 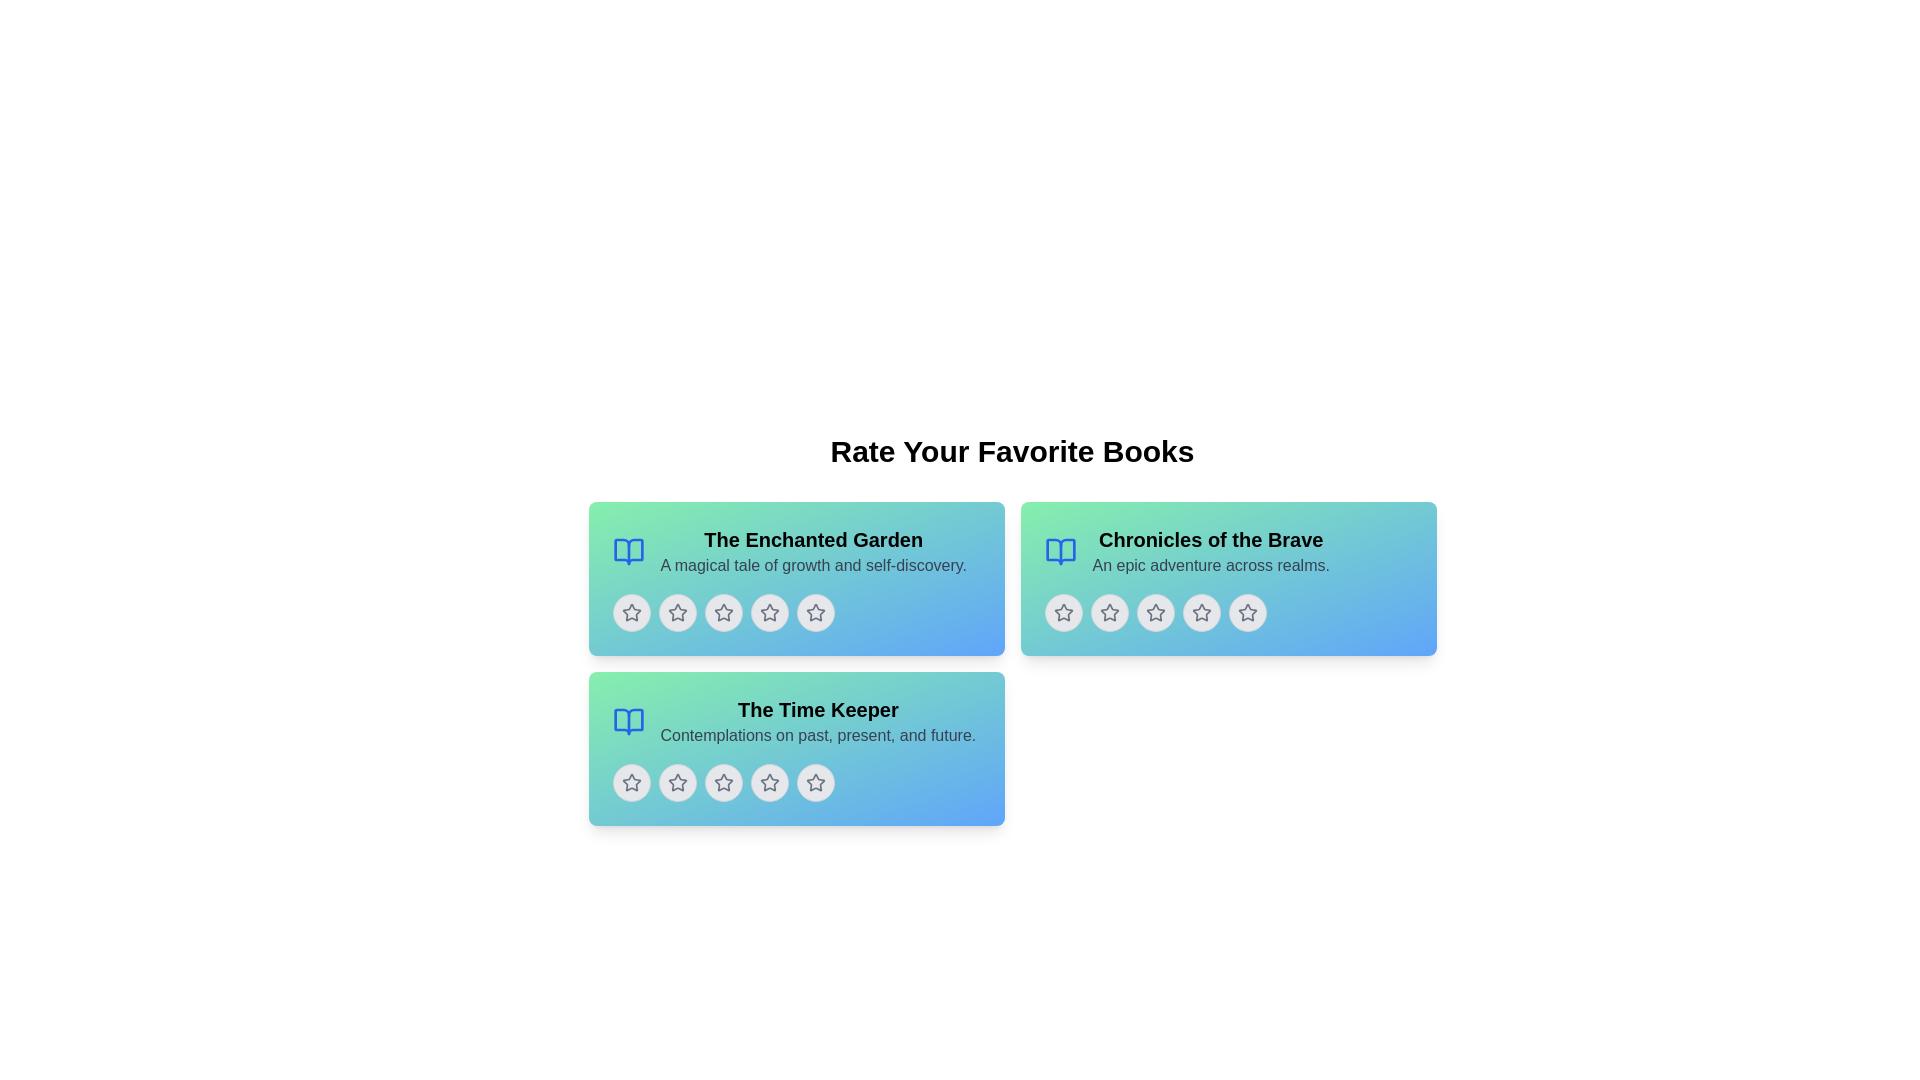 I want to click on the fourth star icon in the star-rating system beneath the title 'The Enchanted Garden', so click(x=815, y=612).